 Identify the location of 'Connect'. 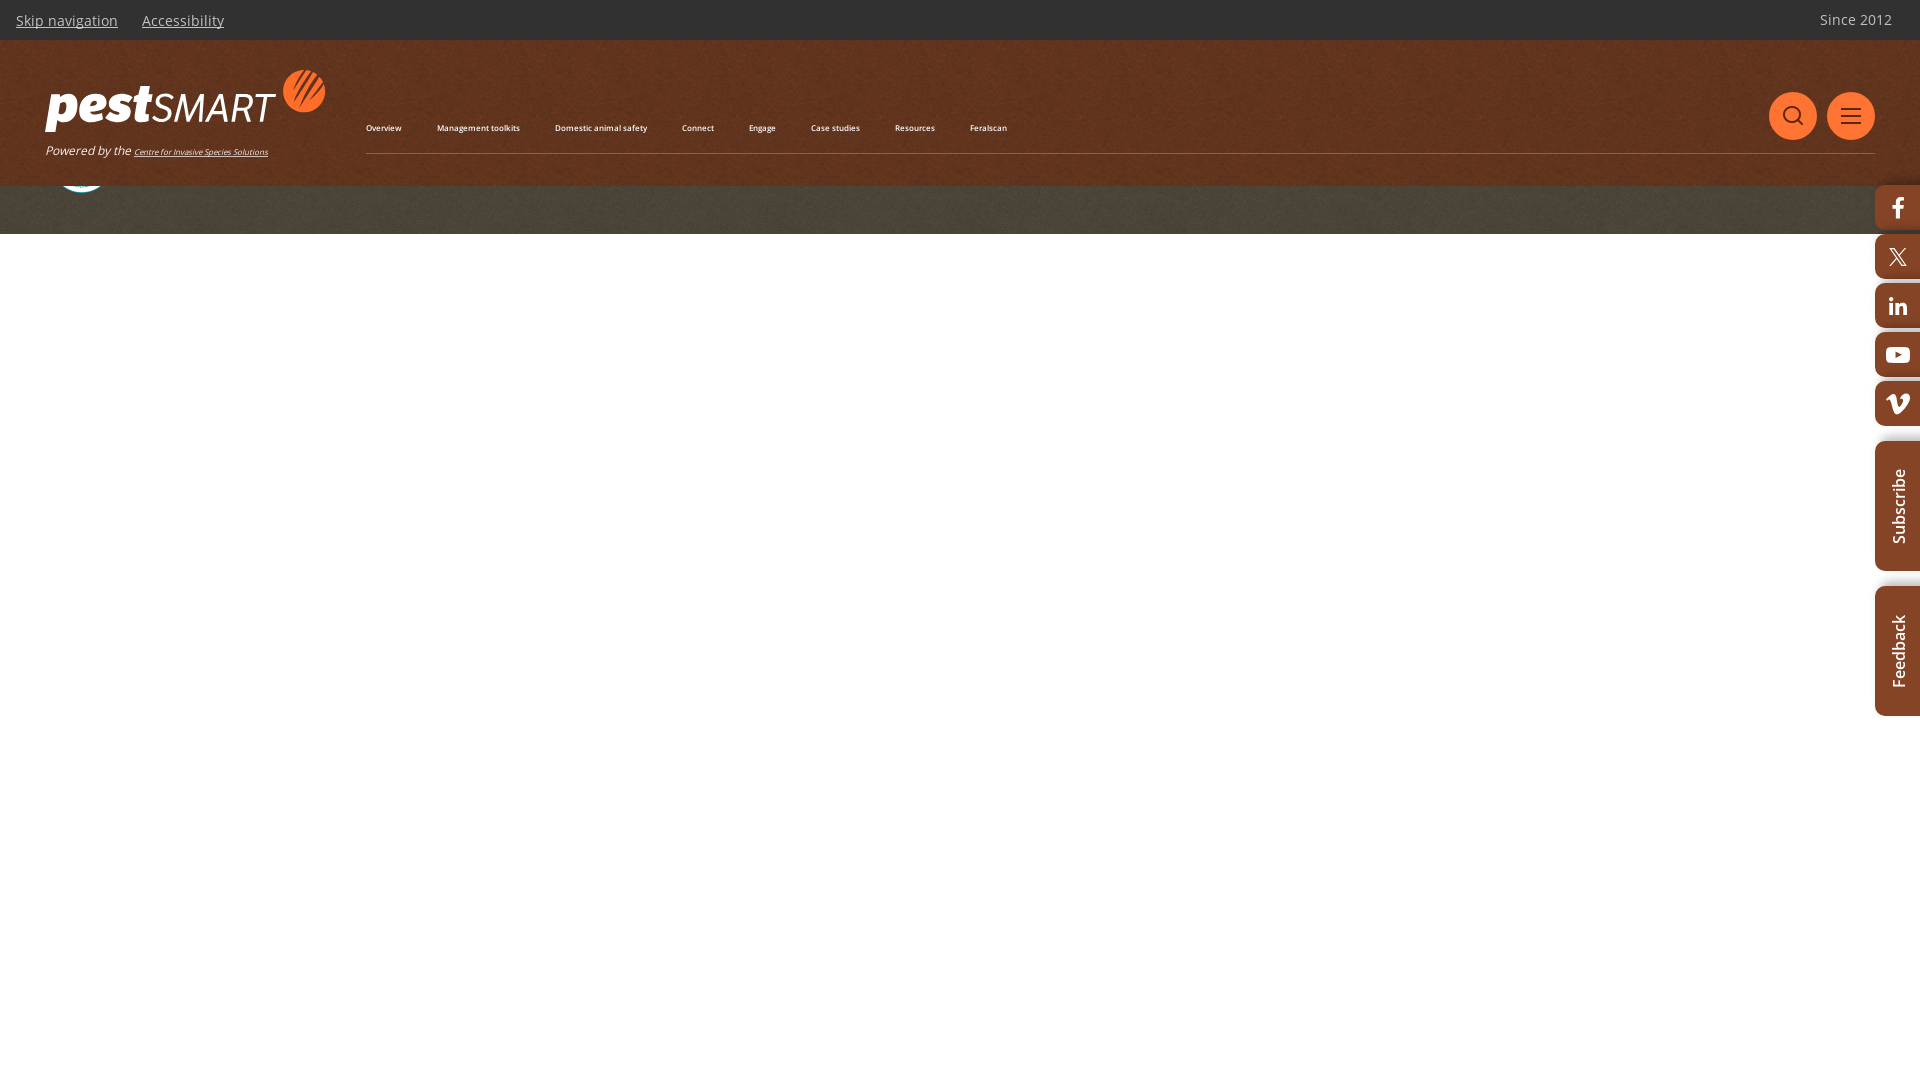
(681, 127).